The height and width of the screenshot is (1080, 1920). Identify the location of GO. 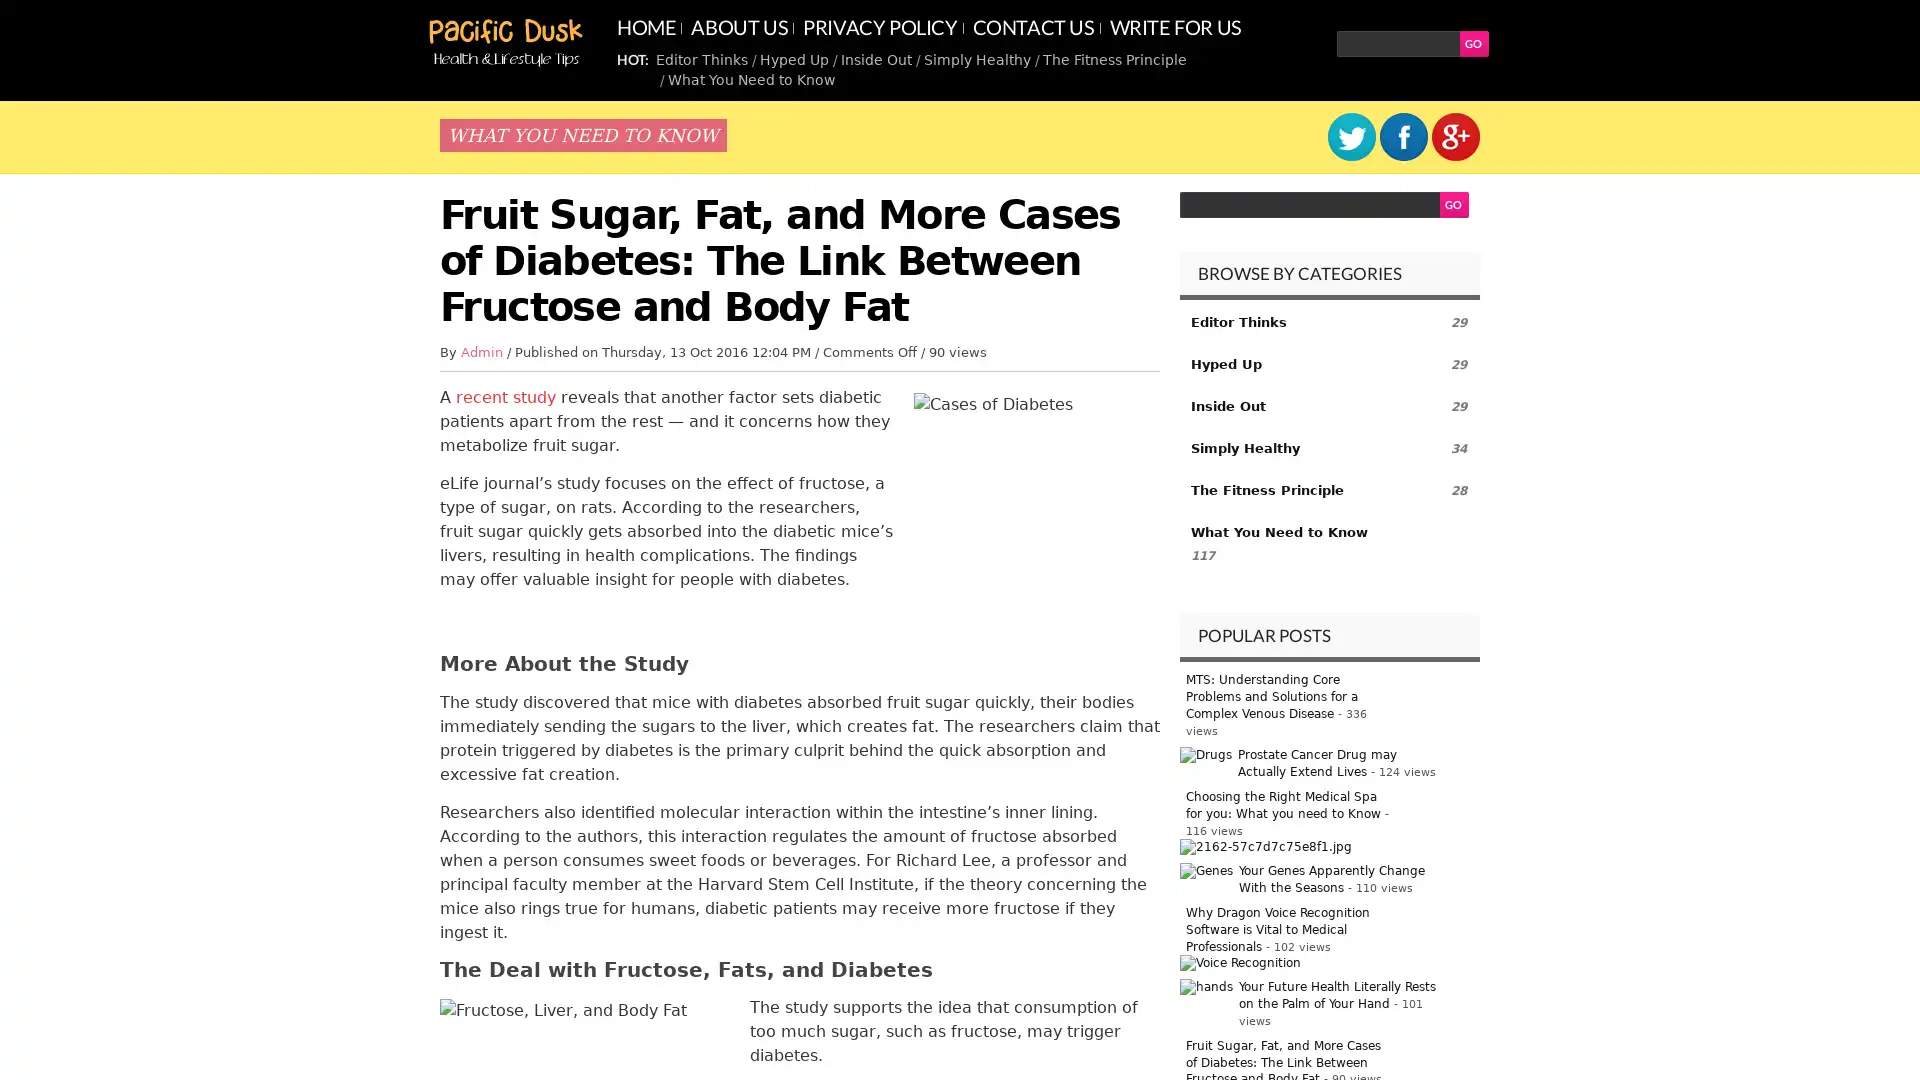
(1454, 204).